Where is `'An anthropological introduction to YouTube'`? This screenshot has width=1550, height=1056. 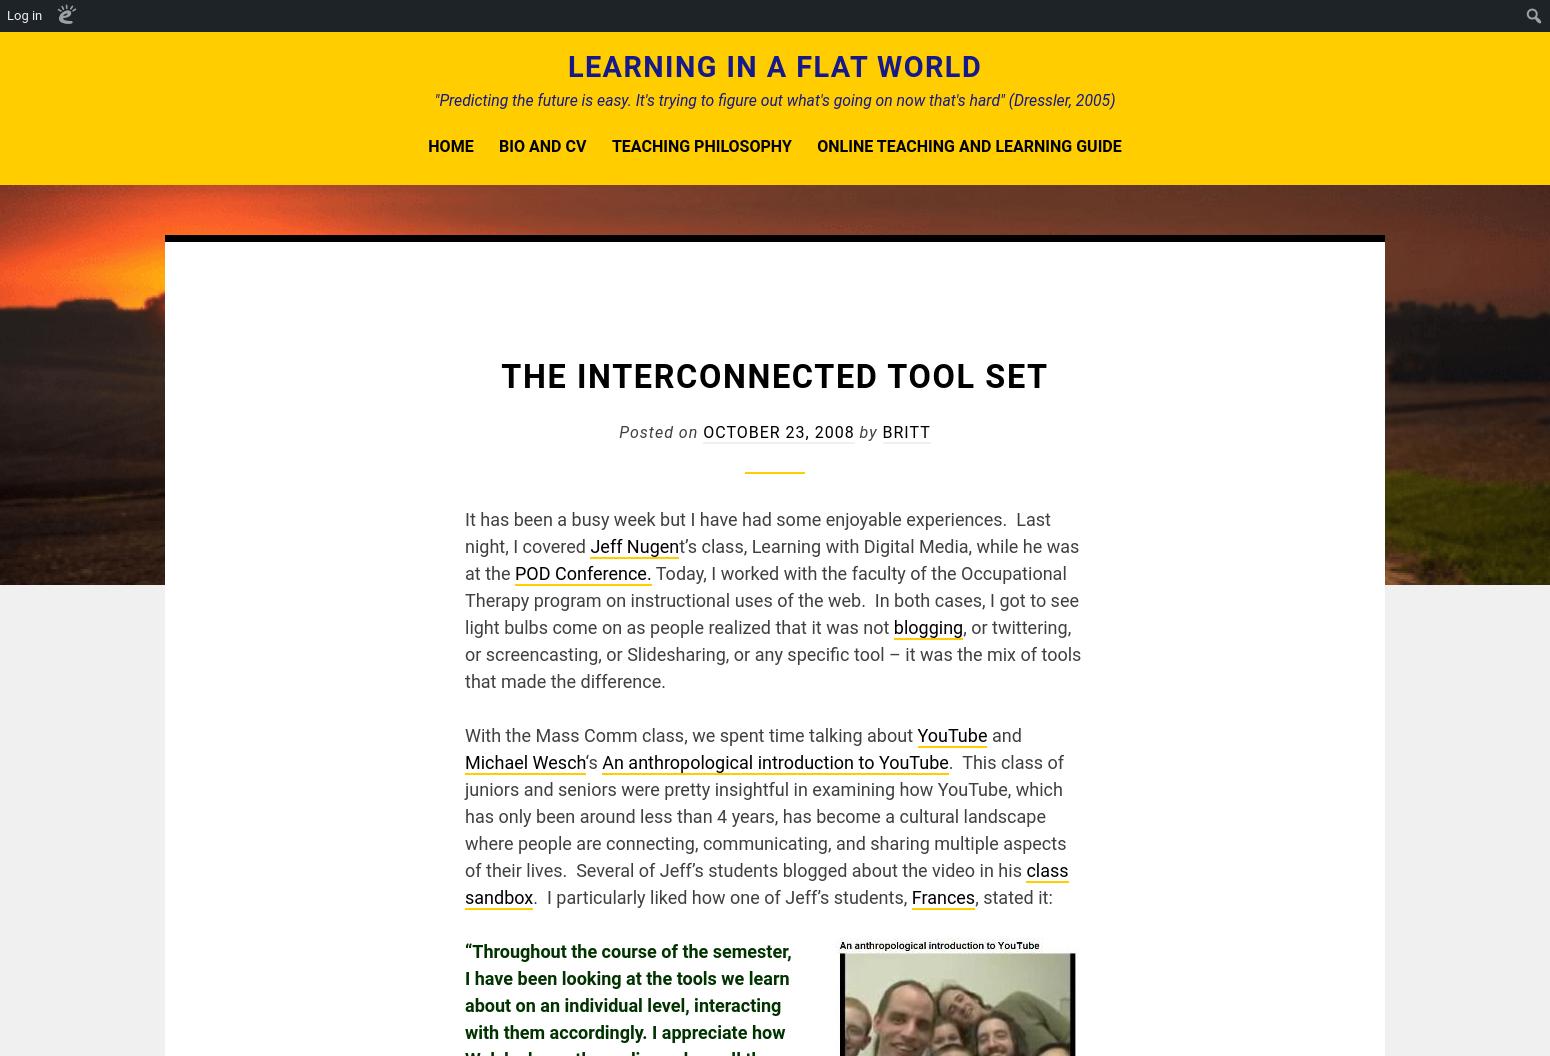 'An anthropological introduction to YouTube' is located at coordinates (775, 761).